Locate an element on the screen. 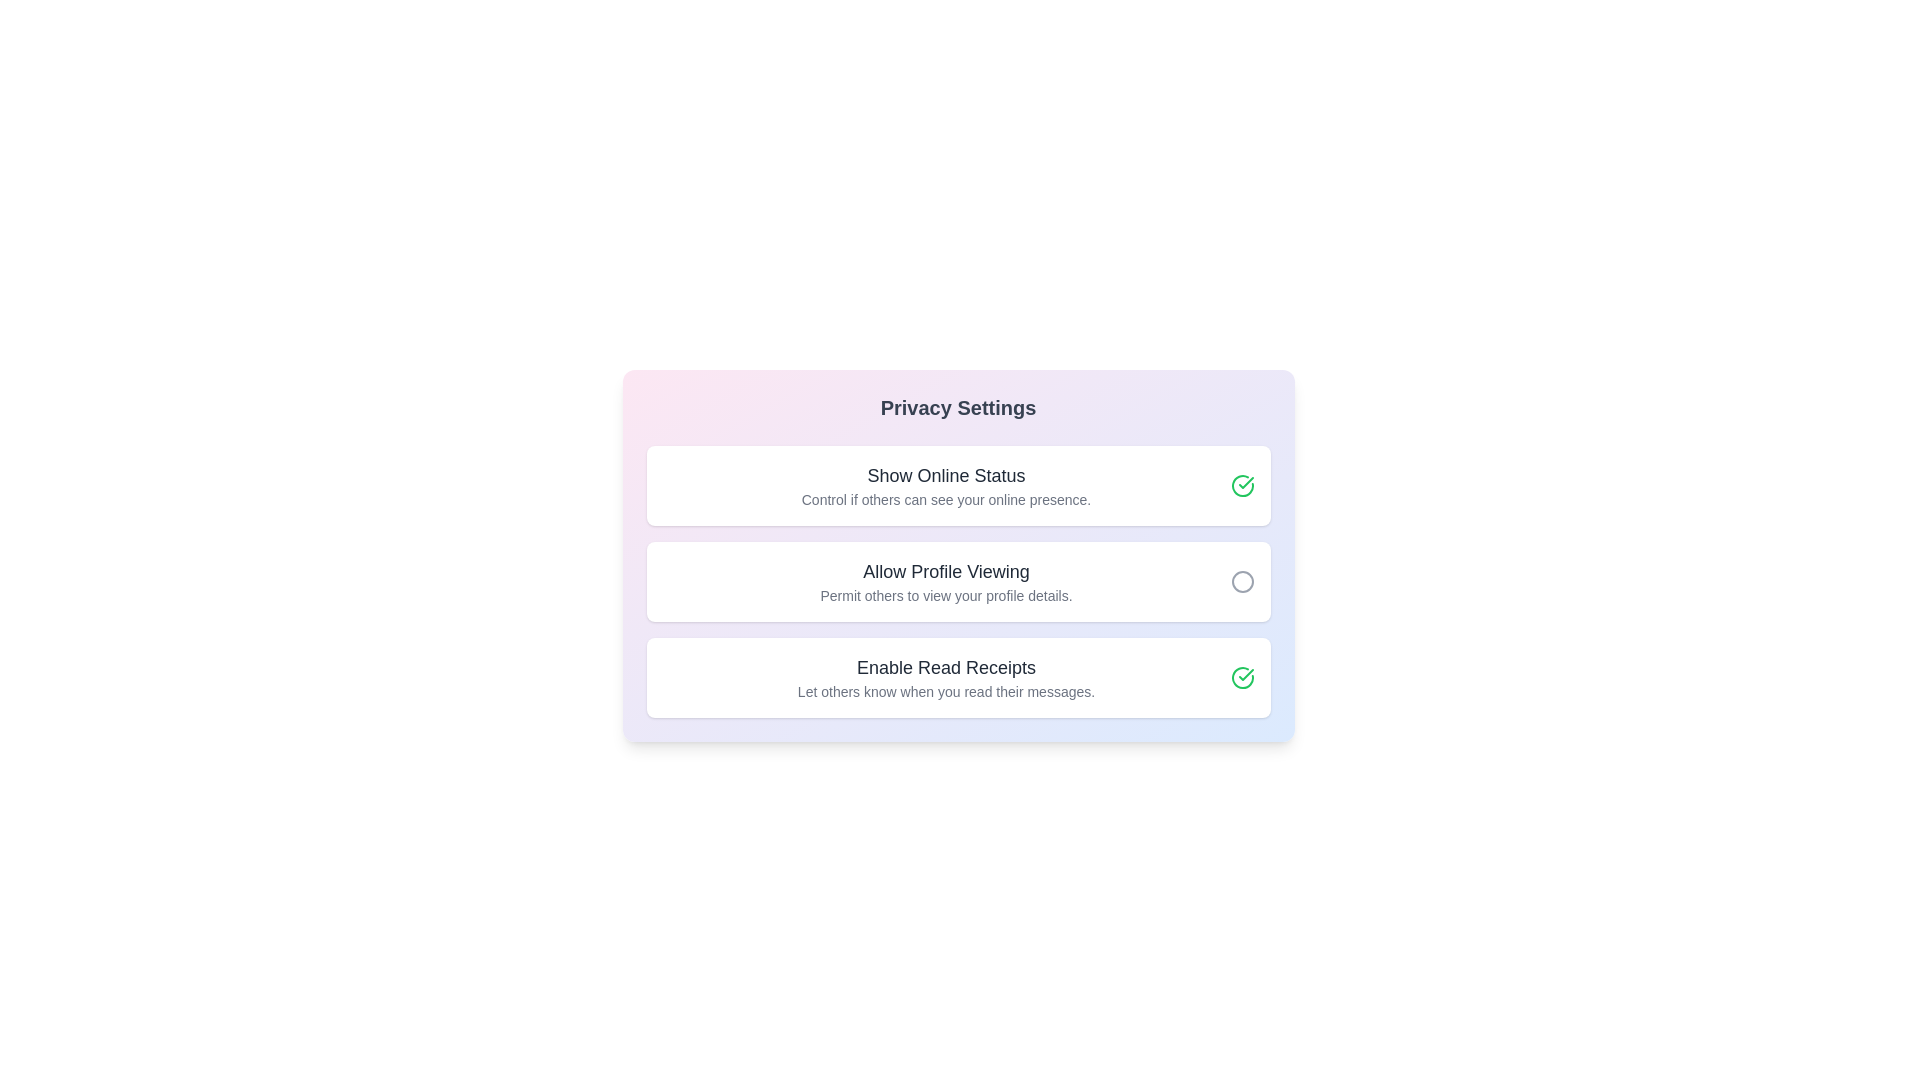 This screenshot has height=1080, width=1920. the option element Enable Read Receipts to inspect its hover state is located at coordinates (957, 677).